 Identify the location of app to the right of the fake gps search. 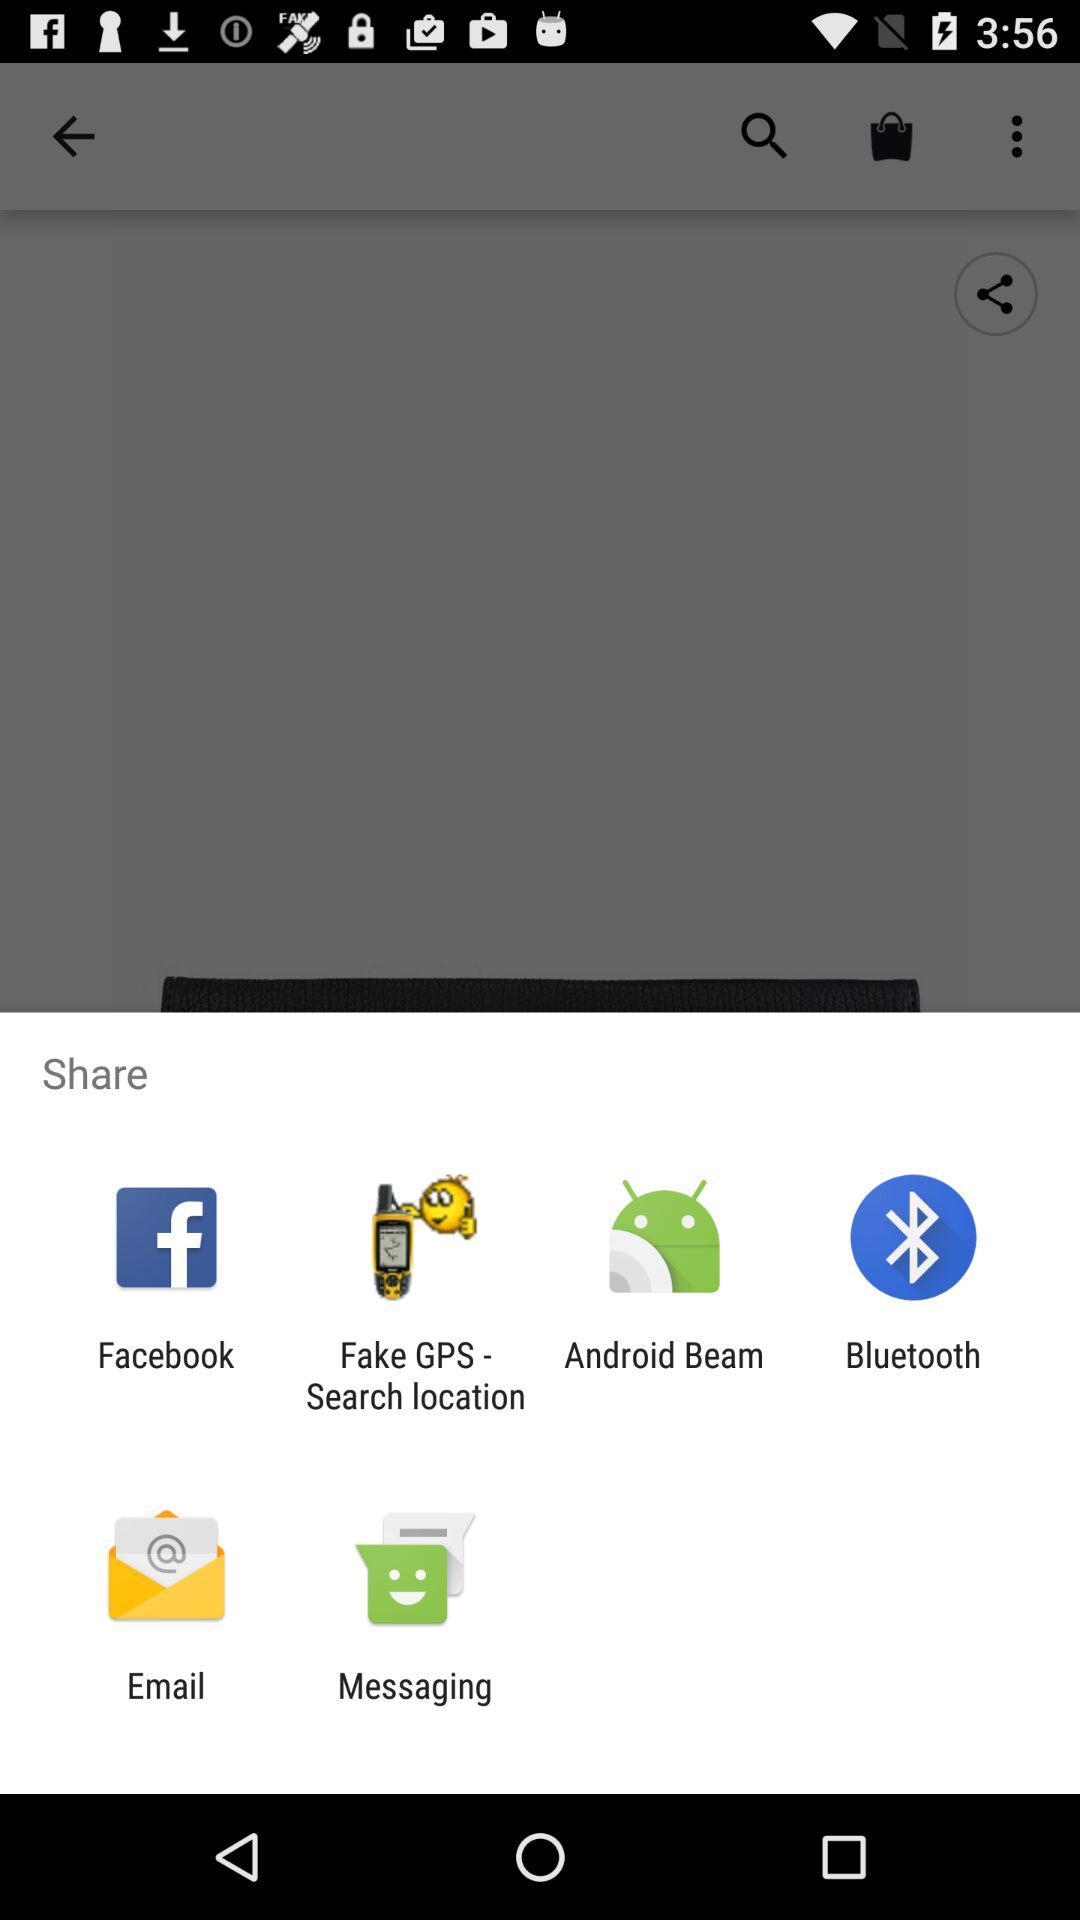
(664, 1374).